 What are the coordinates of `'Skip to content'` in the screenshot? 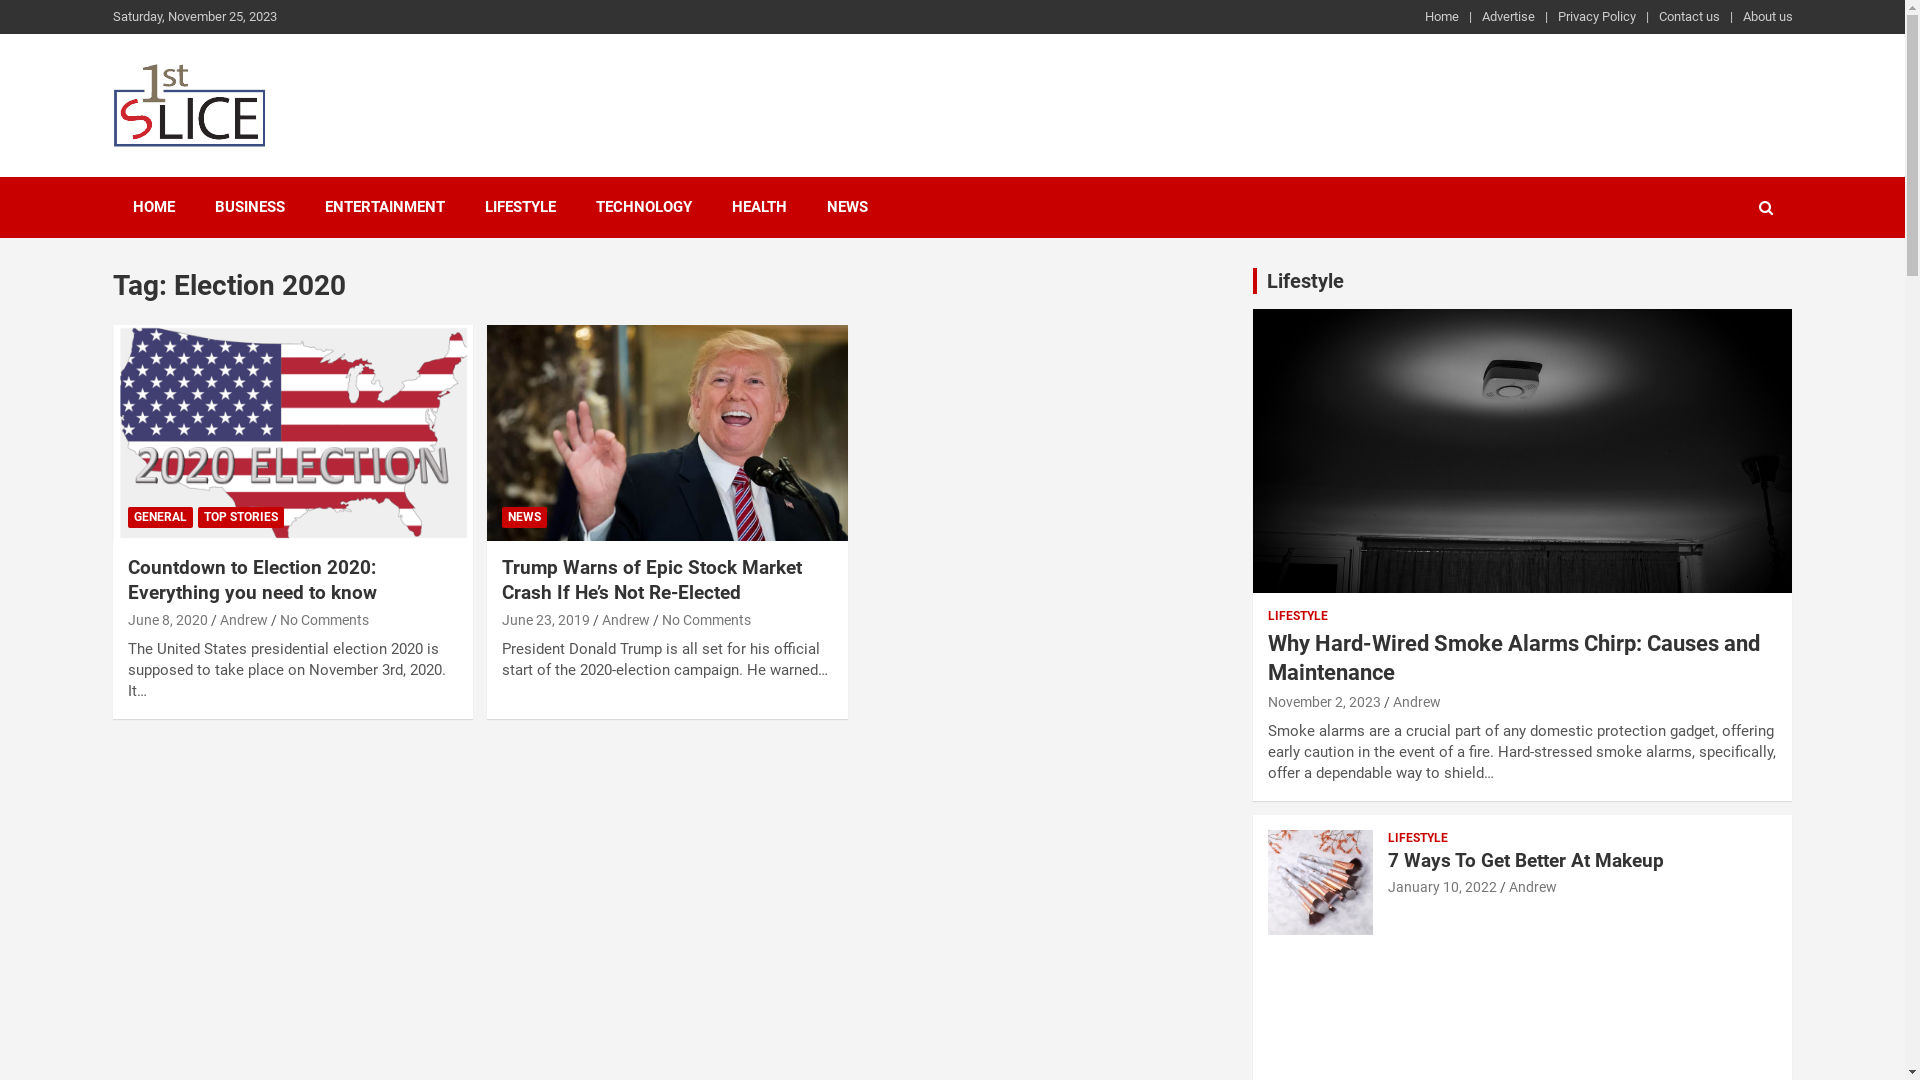 It's located at (0, 0).